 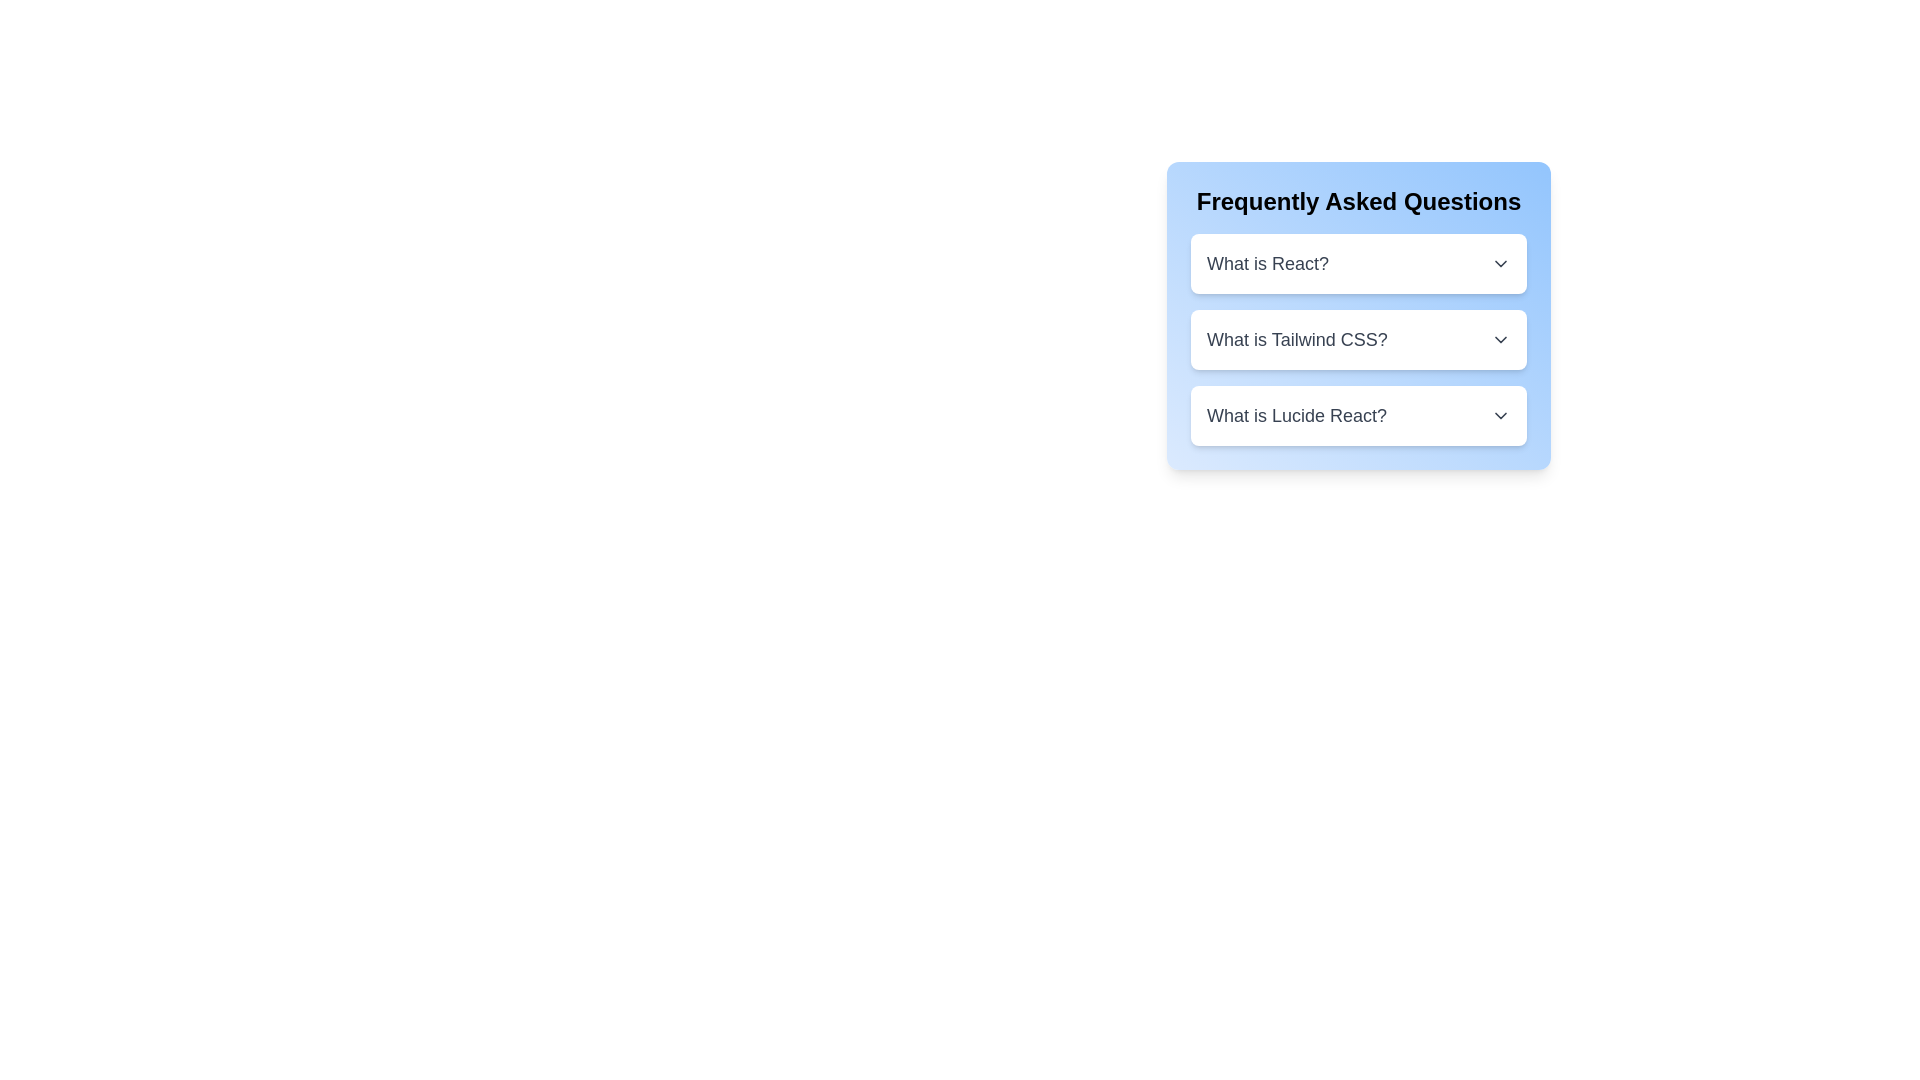 What do you see at coordinates (1297, 338) in the screenshot?
I see `the label for the second menu item under the 'Frequently Asked Questions' section, positioned between 'What is React?' and 'What is Lucide React?'` at bounding box center [1297, 338].